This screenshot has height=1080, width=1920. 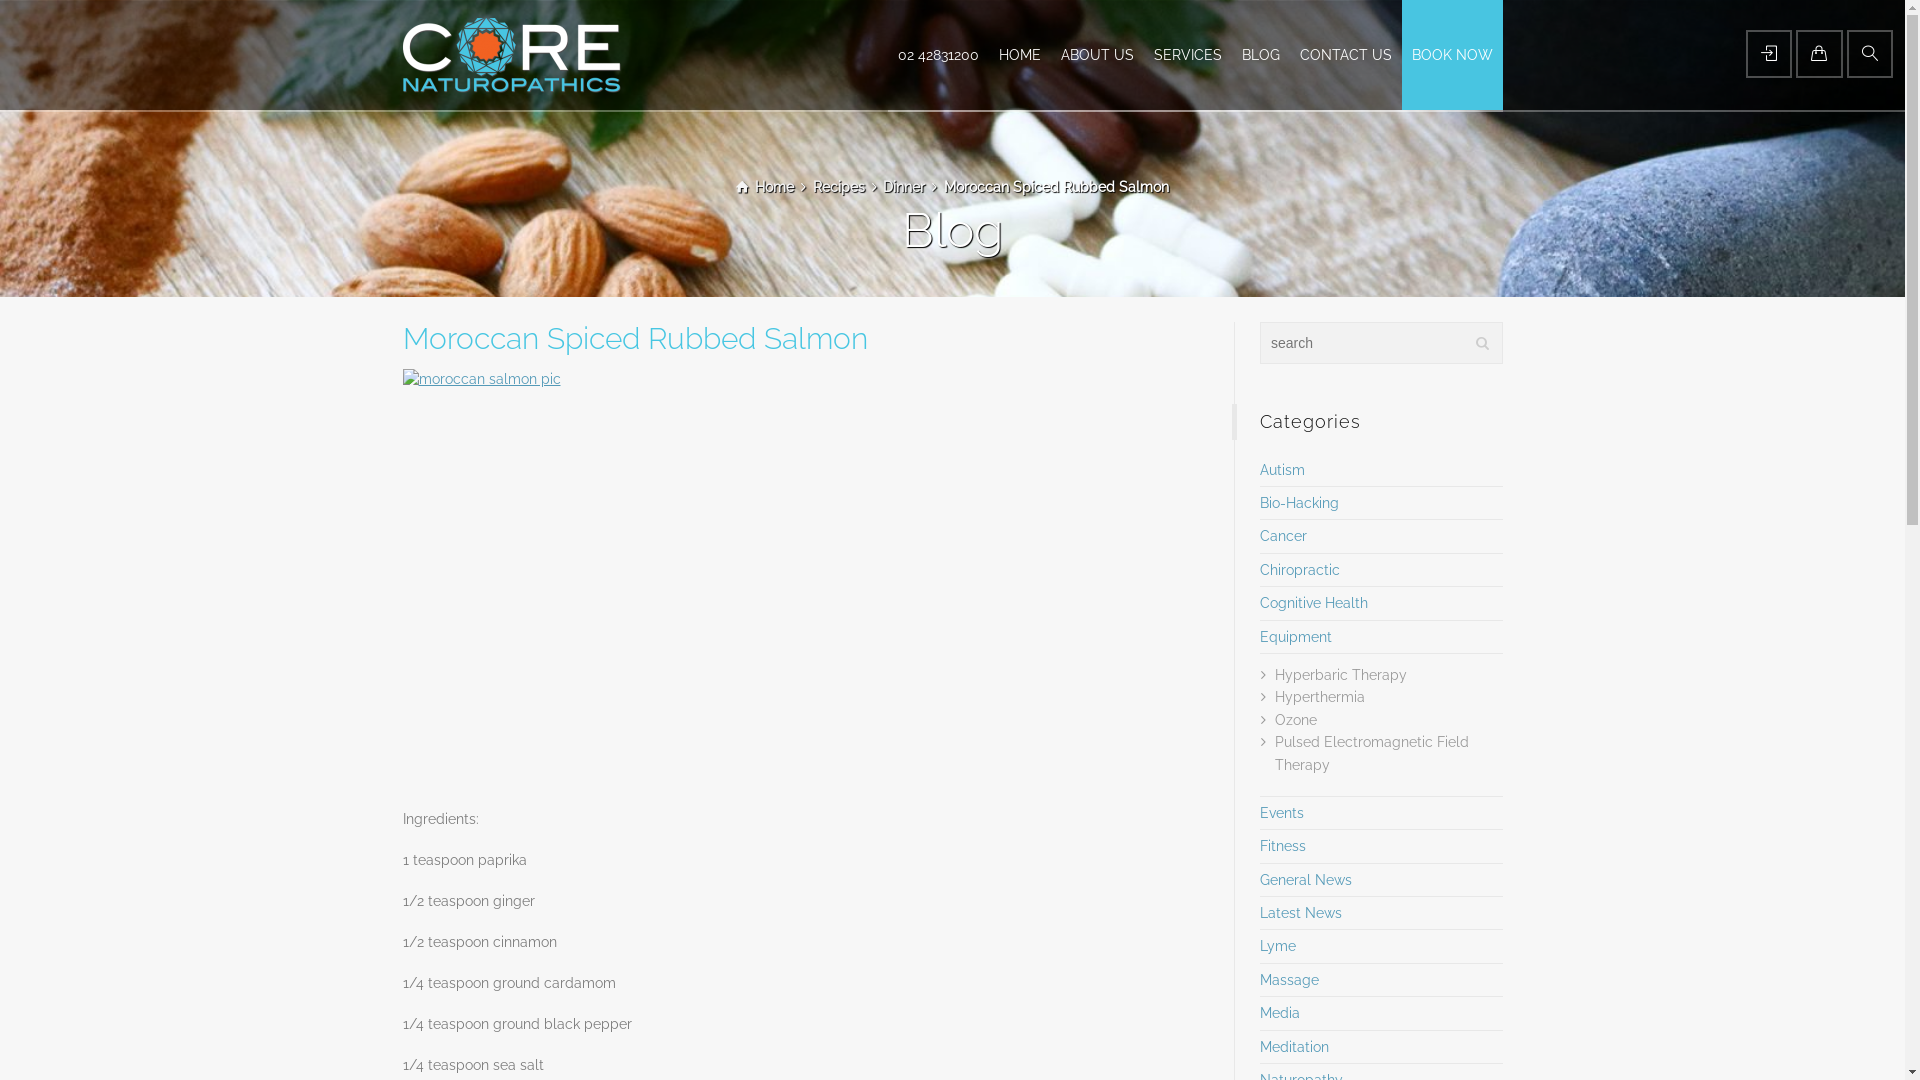 What do you see at coordinates (1095, 53) in the screenshot?
I see `'ABOUT US'` at bounding box center [1095, 53].